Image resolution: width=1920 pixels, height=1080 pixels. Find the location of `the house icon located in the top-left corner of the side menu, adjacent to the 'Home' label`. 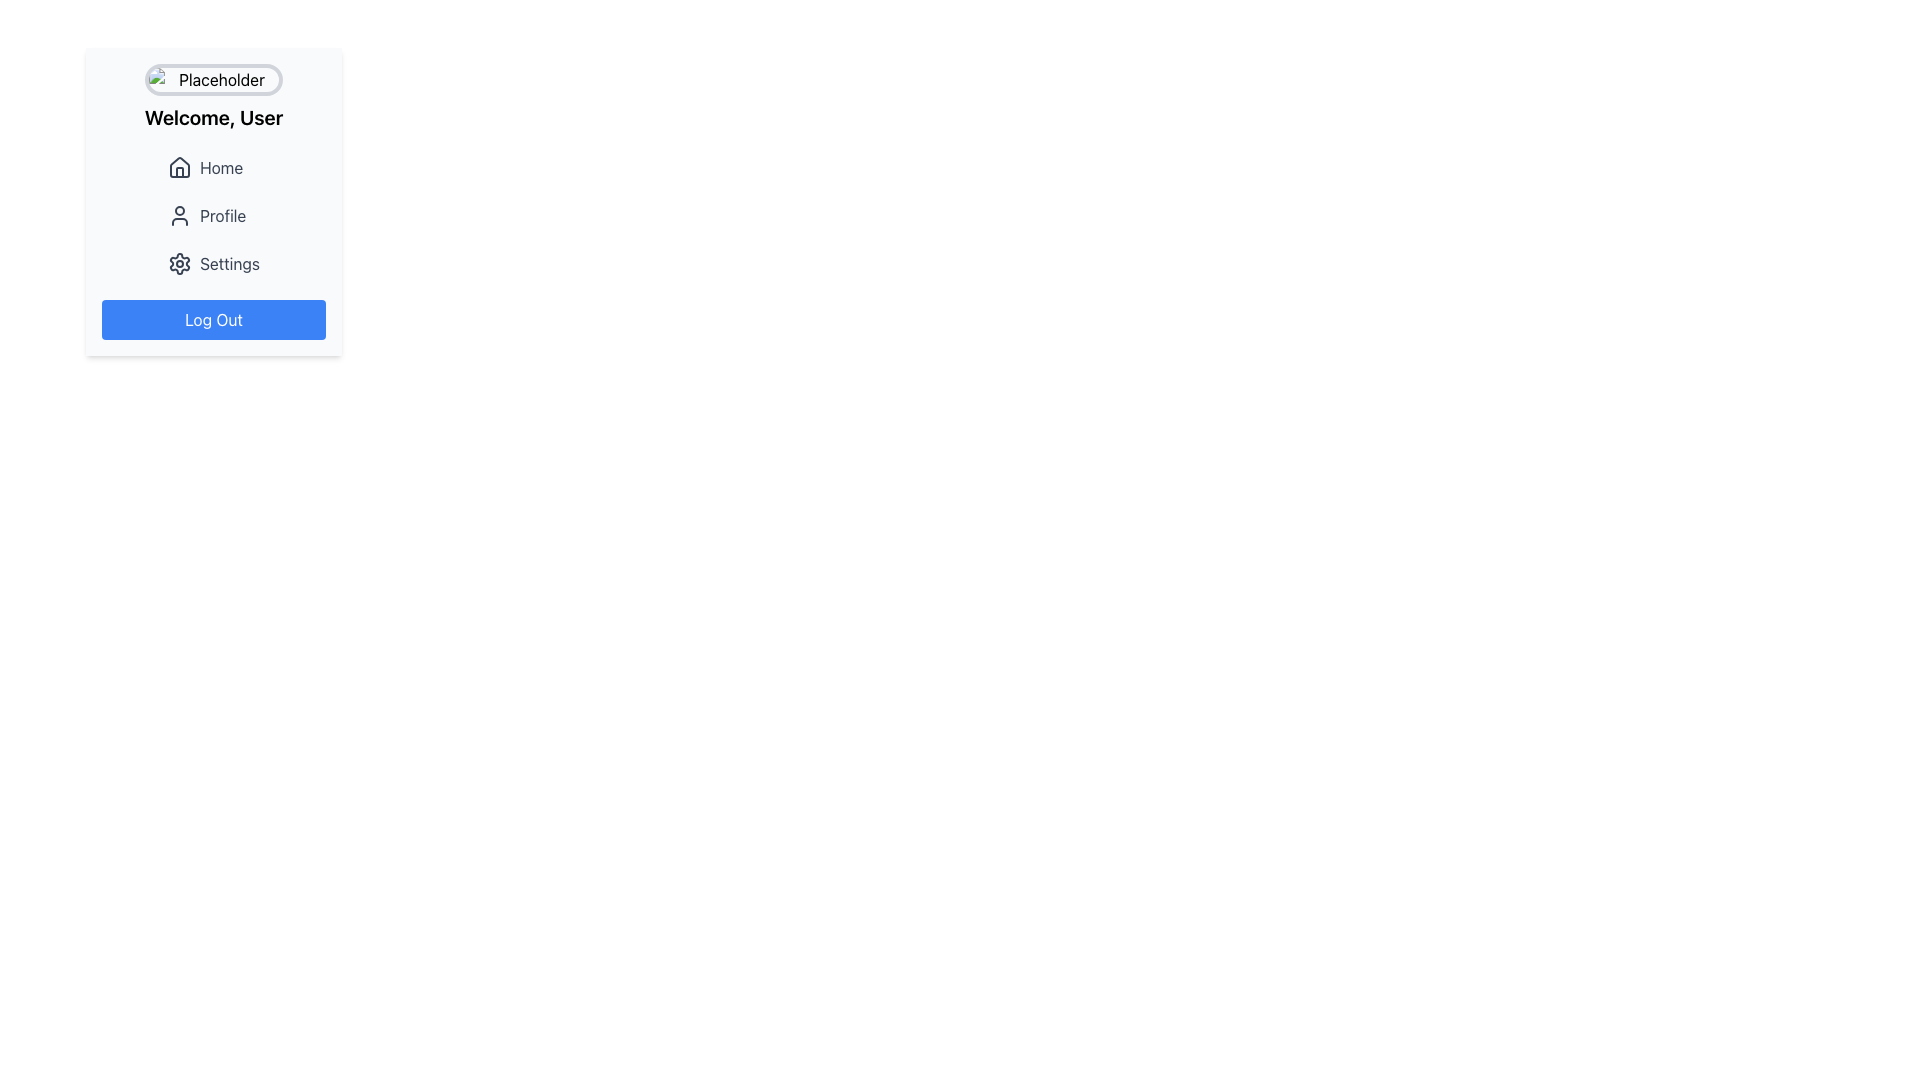

the house icon located in the top-left corner of the side menu, adjacent to the 'Home' label is located at coordinates (180, 166).